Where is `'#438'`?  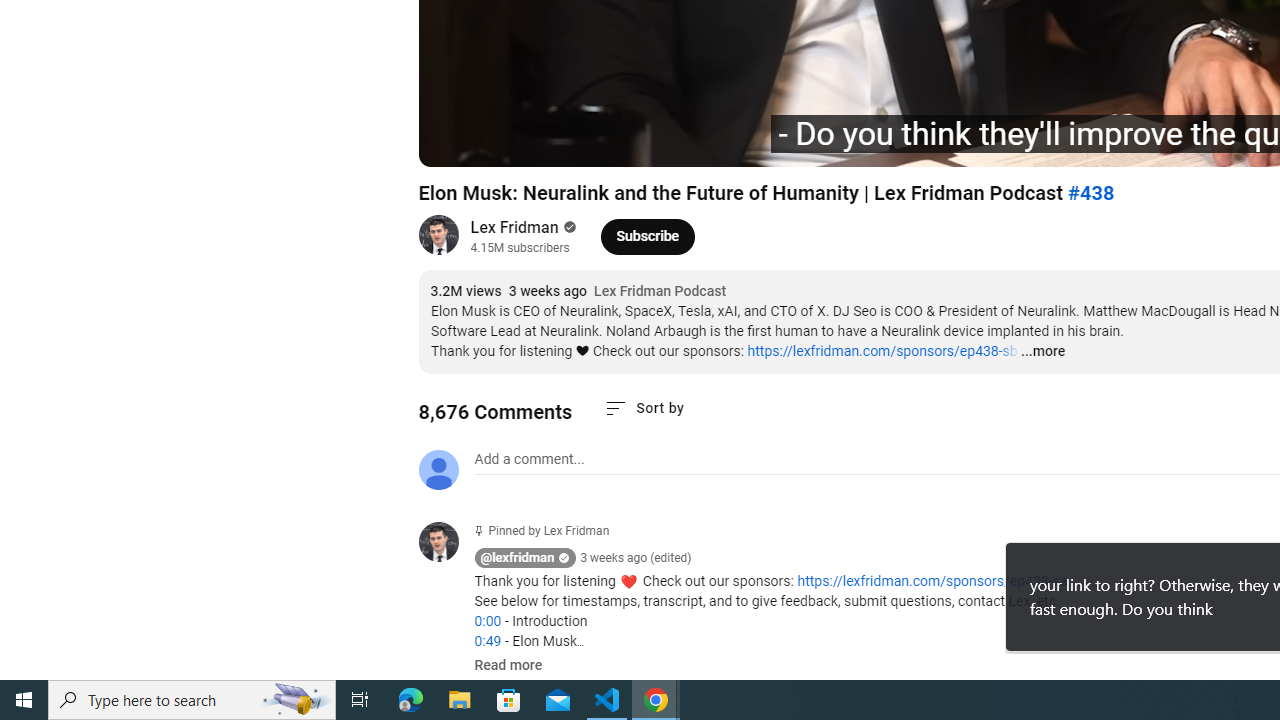 '#438' is located at coordinates (1090, 193).